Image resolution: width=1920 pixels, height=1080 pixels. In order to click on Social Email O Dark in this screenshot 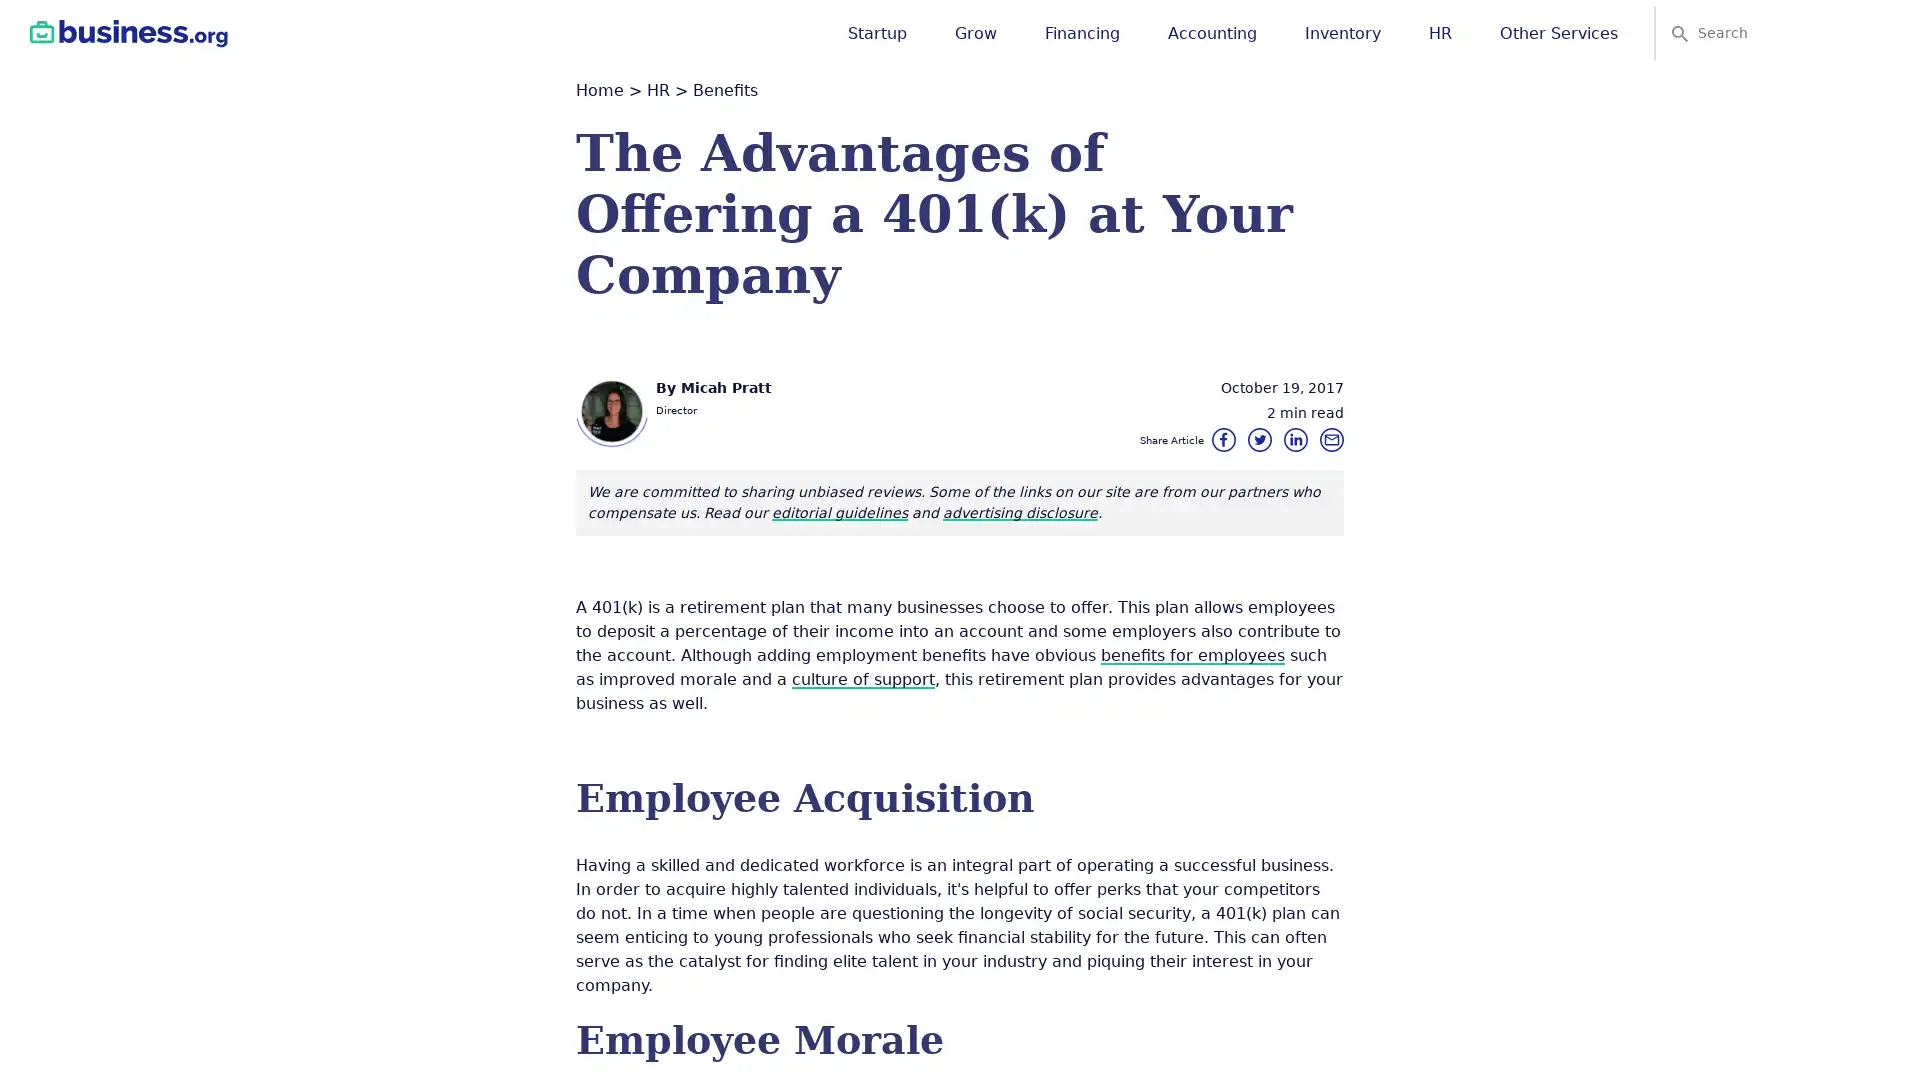, I will do `click(1331, 438)`.